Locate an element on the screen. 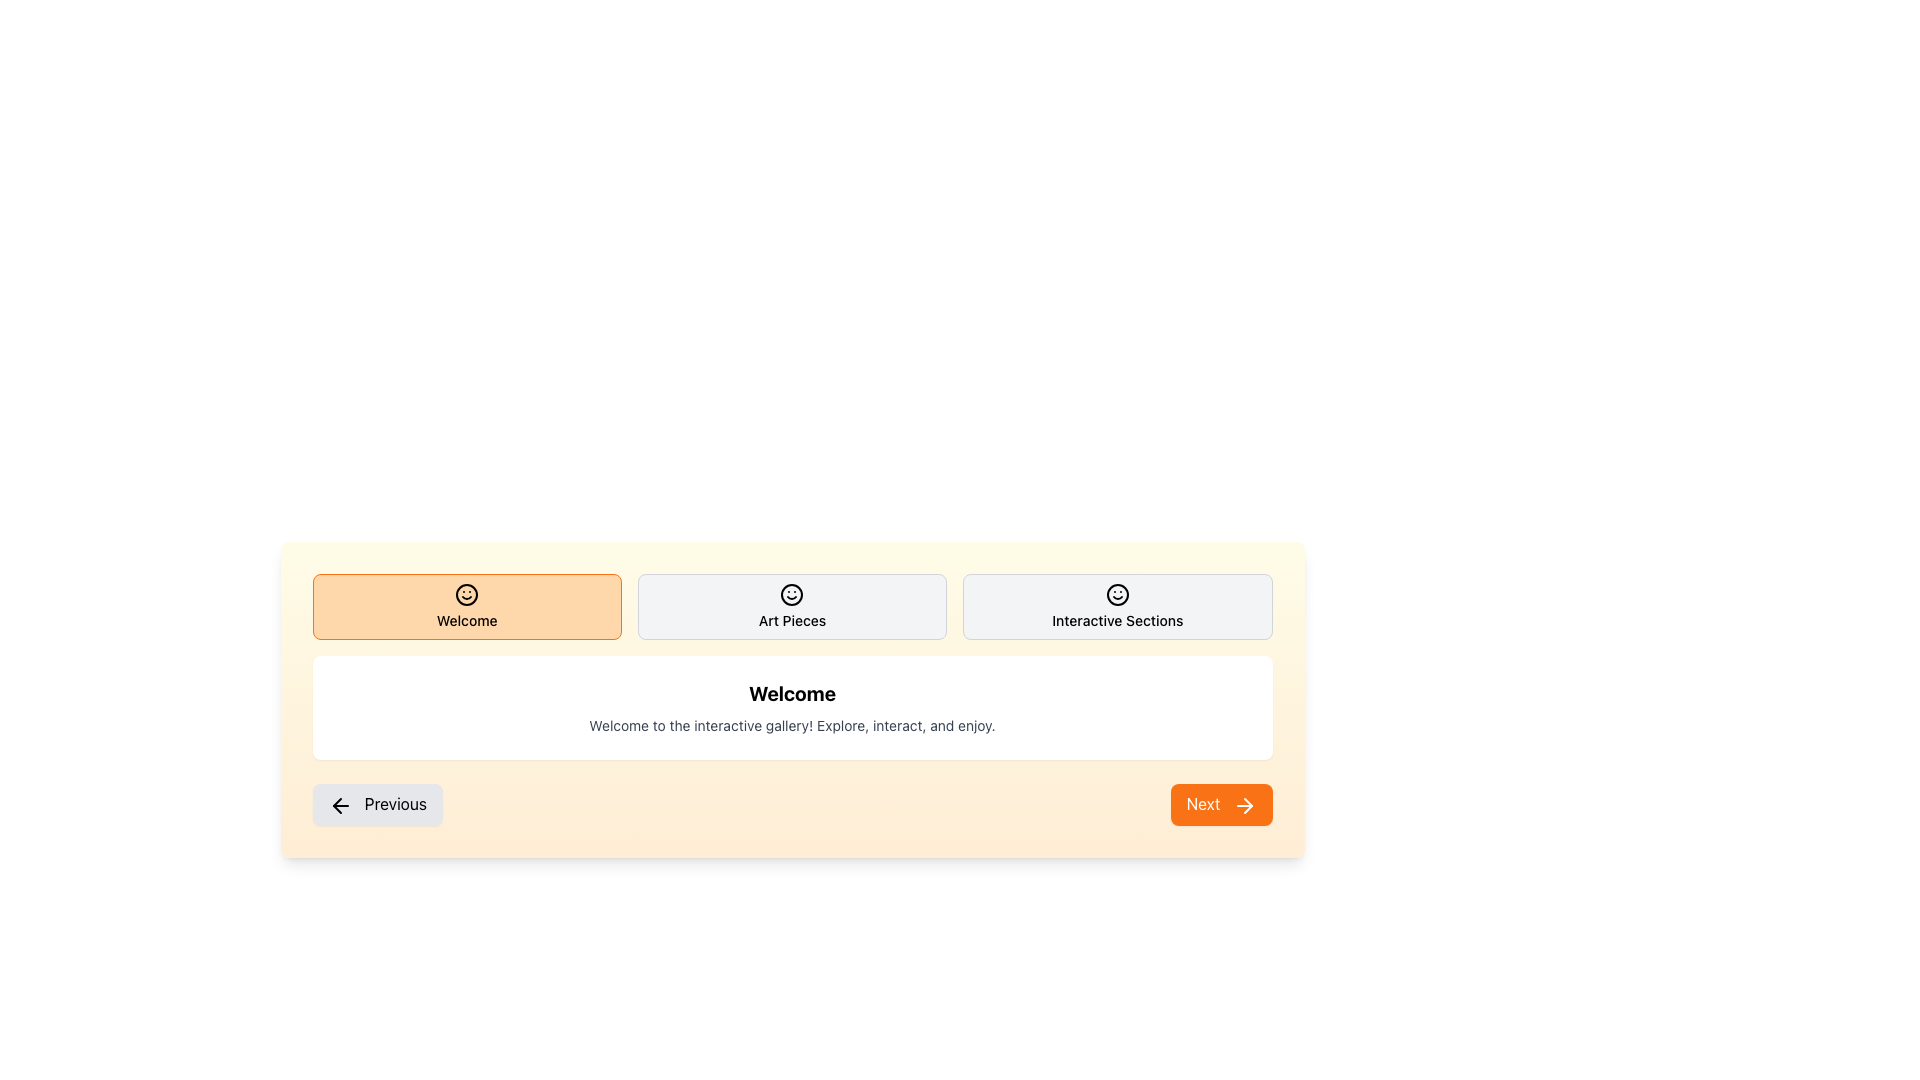  the informational label displaying 'Art Pieces', which is the second segment in a horizontal sequence of three, located centrally between 'Welcome' and 'Interactive Sections' is located at coordinates (791, 605).